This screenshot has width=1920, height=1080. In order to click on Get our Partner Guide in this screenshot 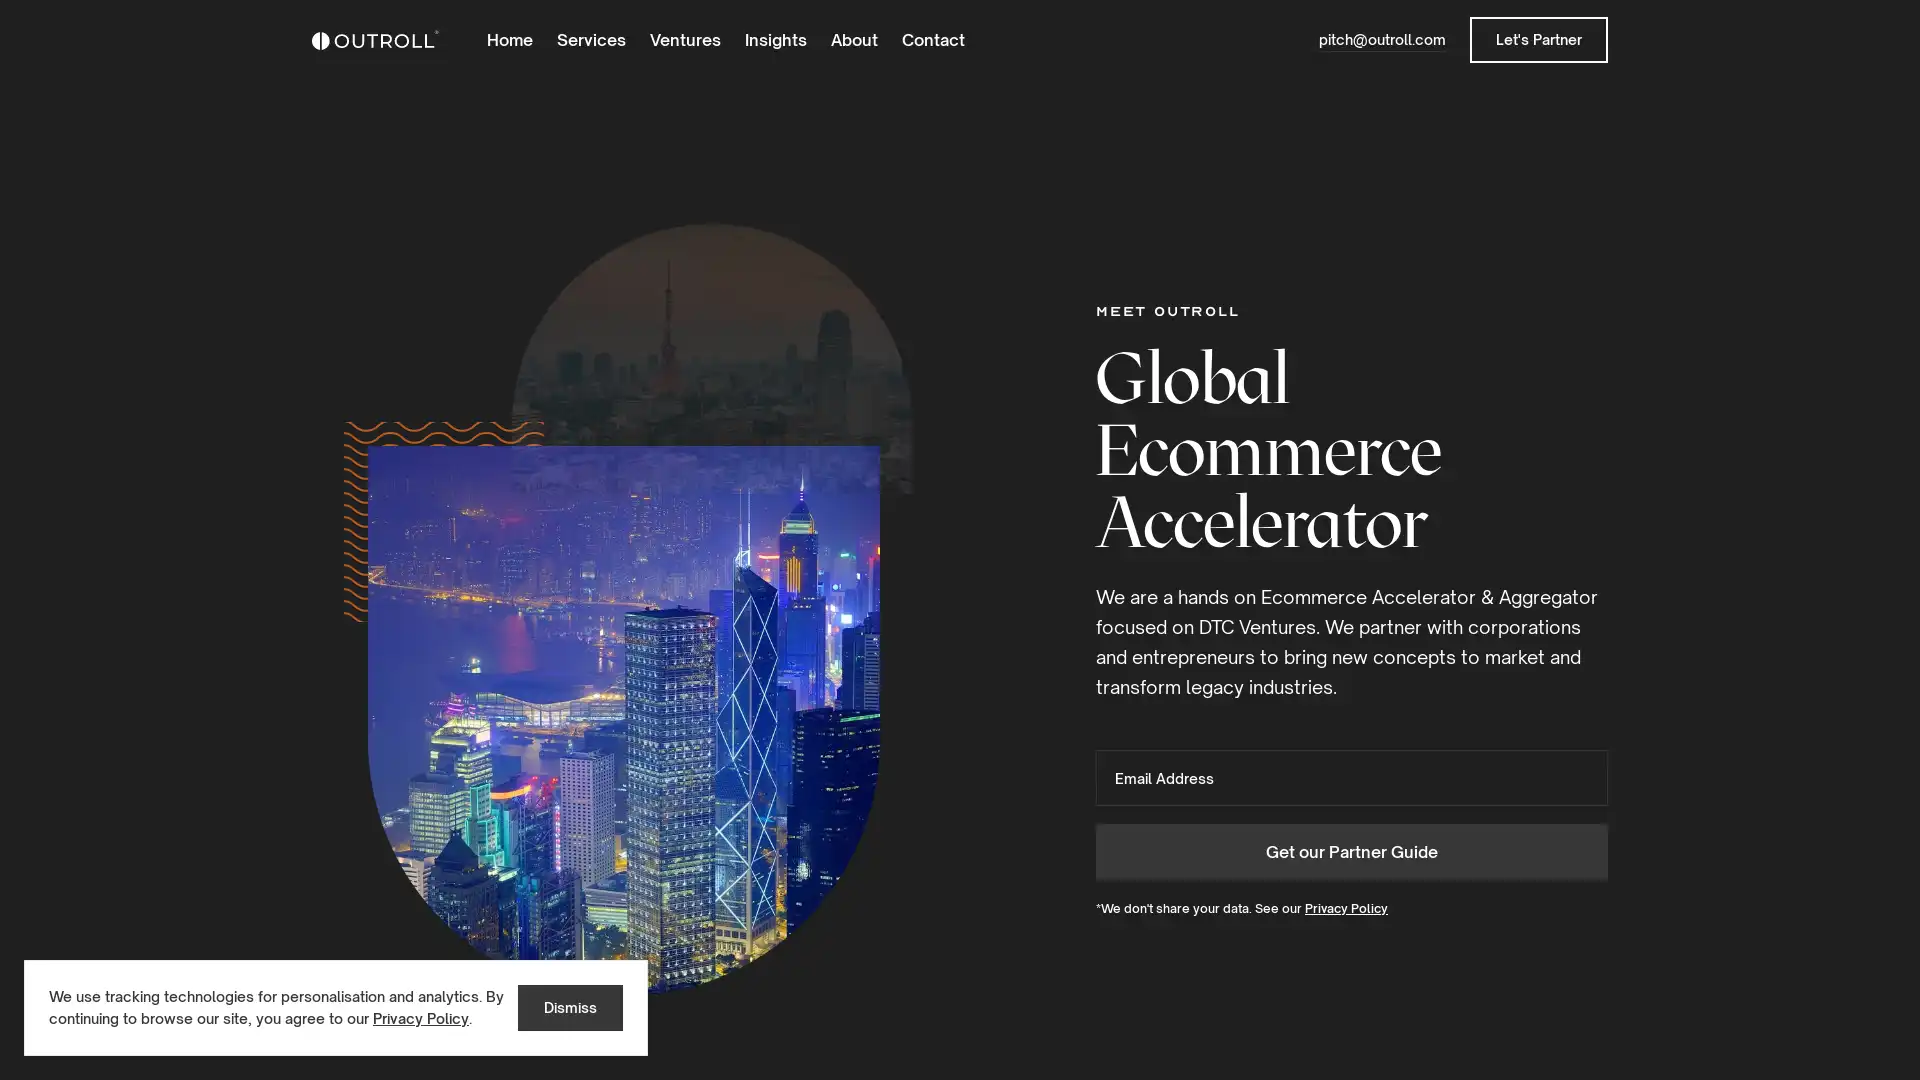, I will do `click(1352, 852)`.